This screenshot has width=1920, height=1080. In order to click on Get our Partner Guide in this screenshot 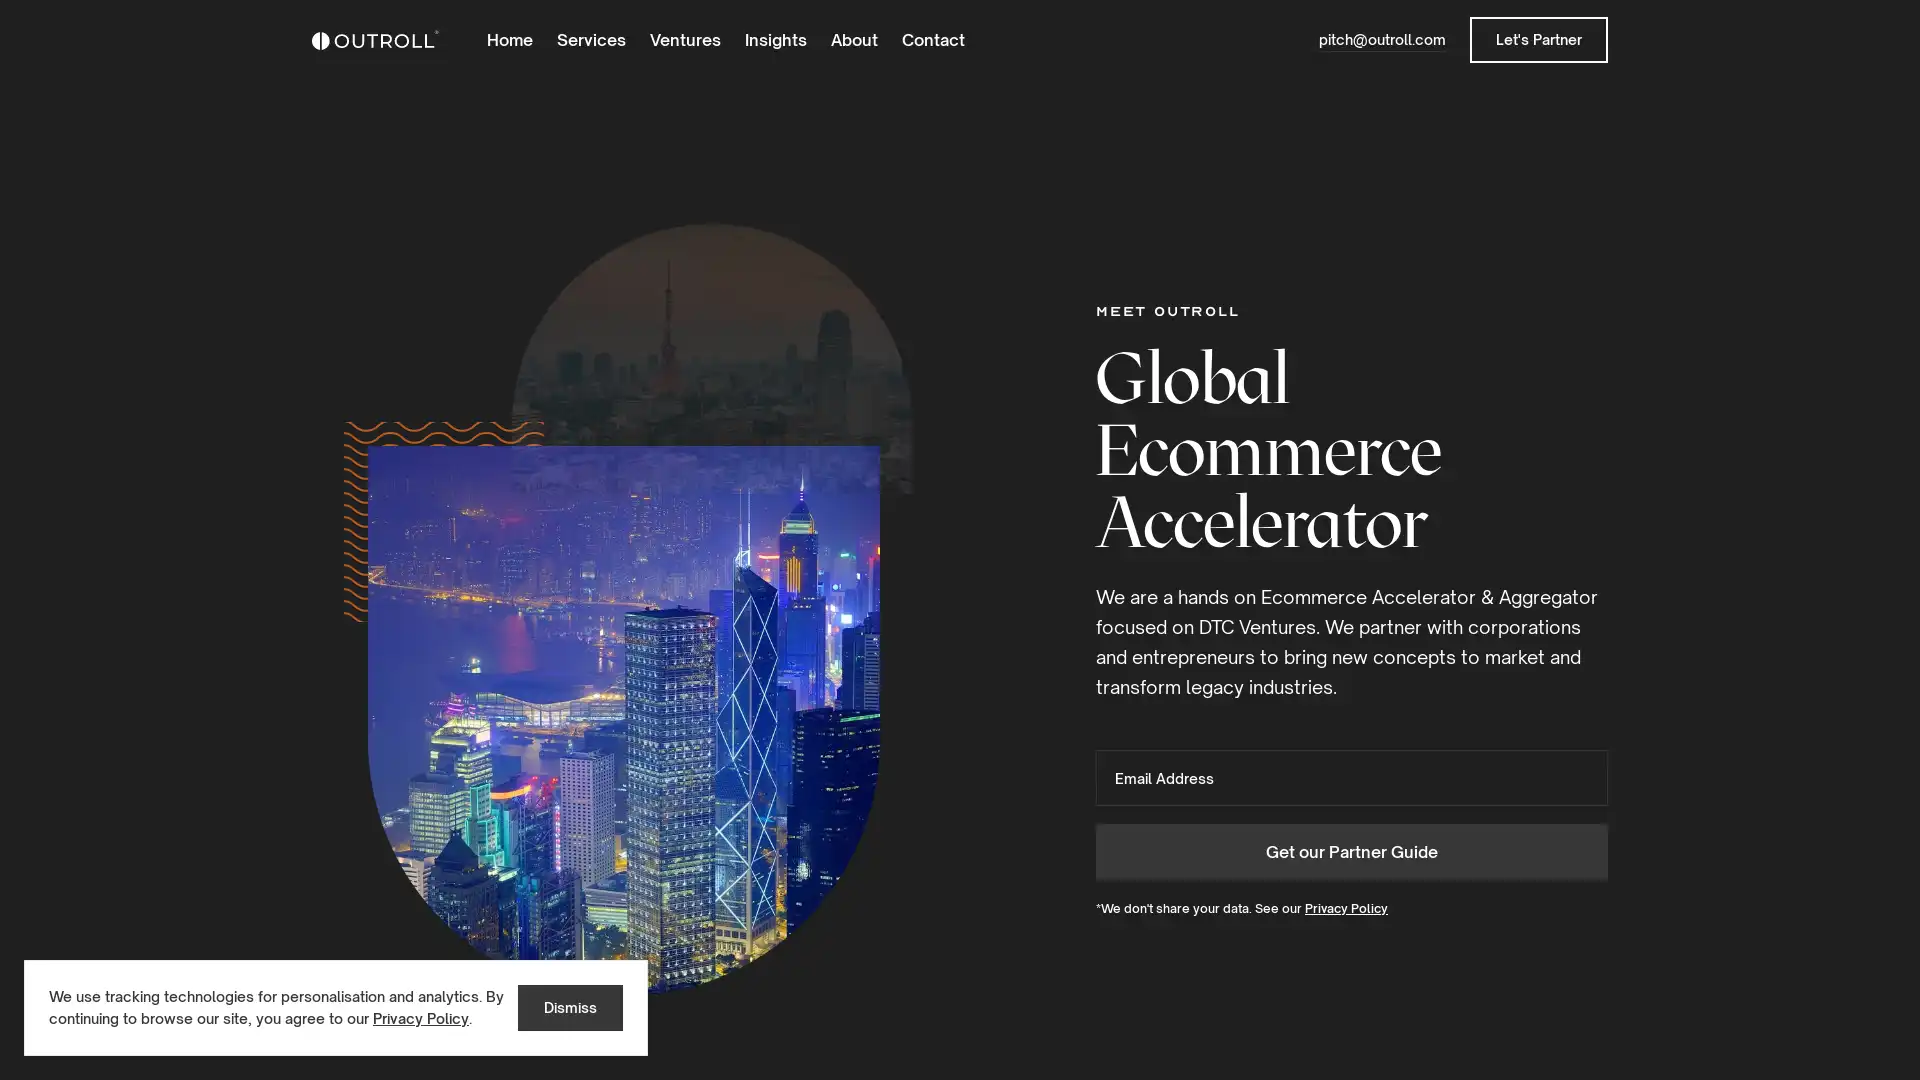, I will do `click(1352, 852)`.